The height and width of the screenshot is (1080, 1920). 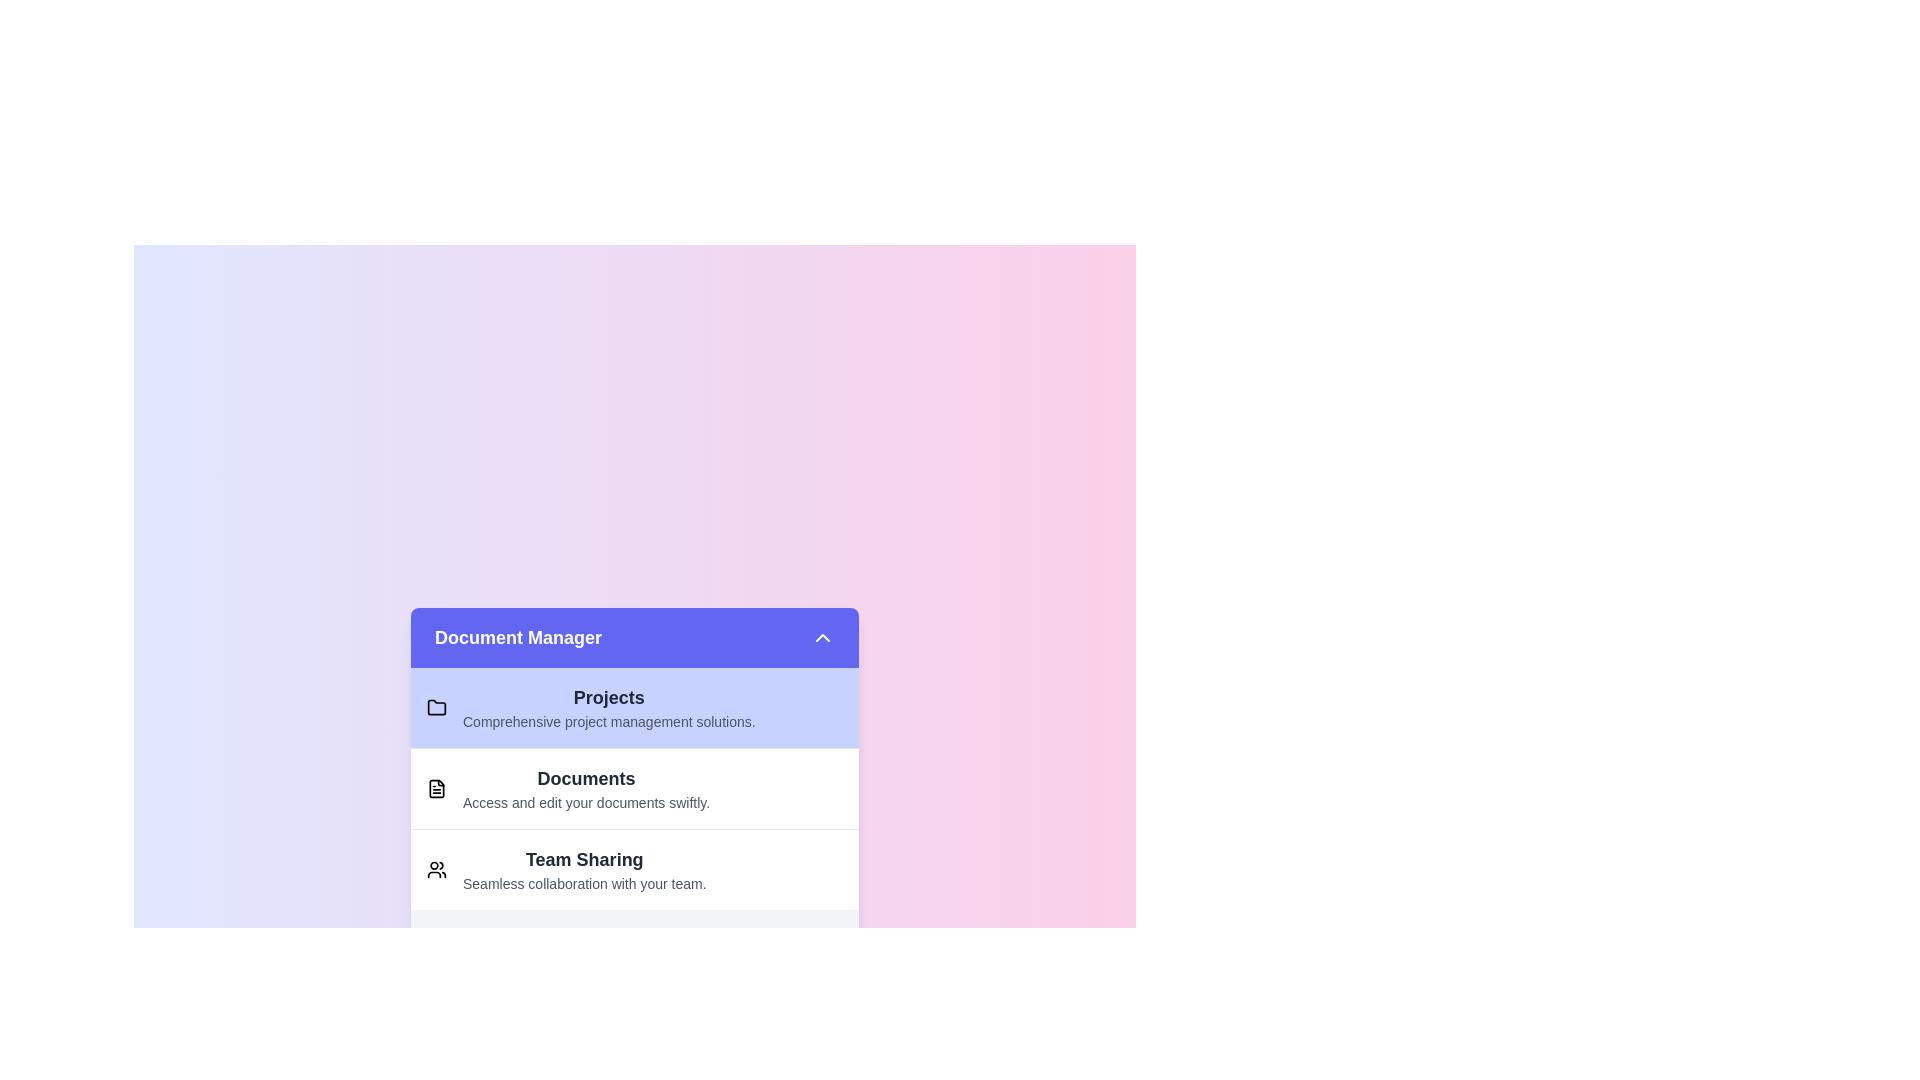 What do you see at coordinates (633, 707) in the screenshot?
I see `the item corresponding to Projects to highlight it` at bounding box center [633, 707].